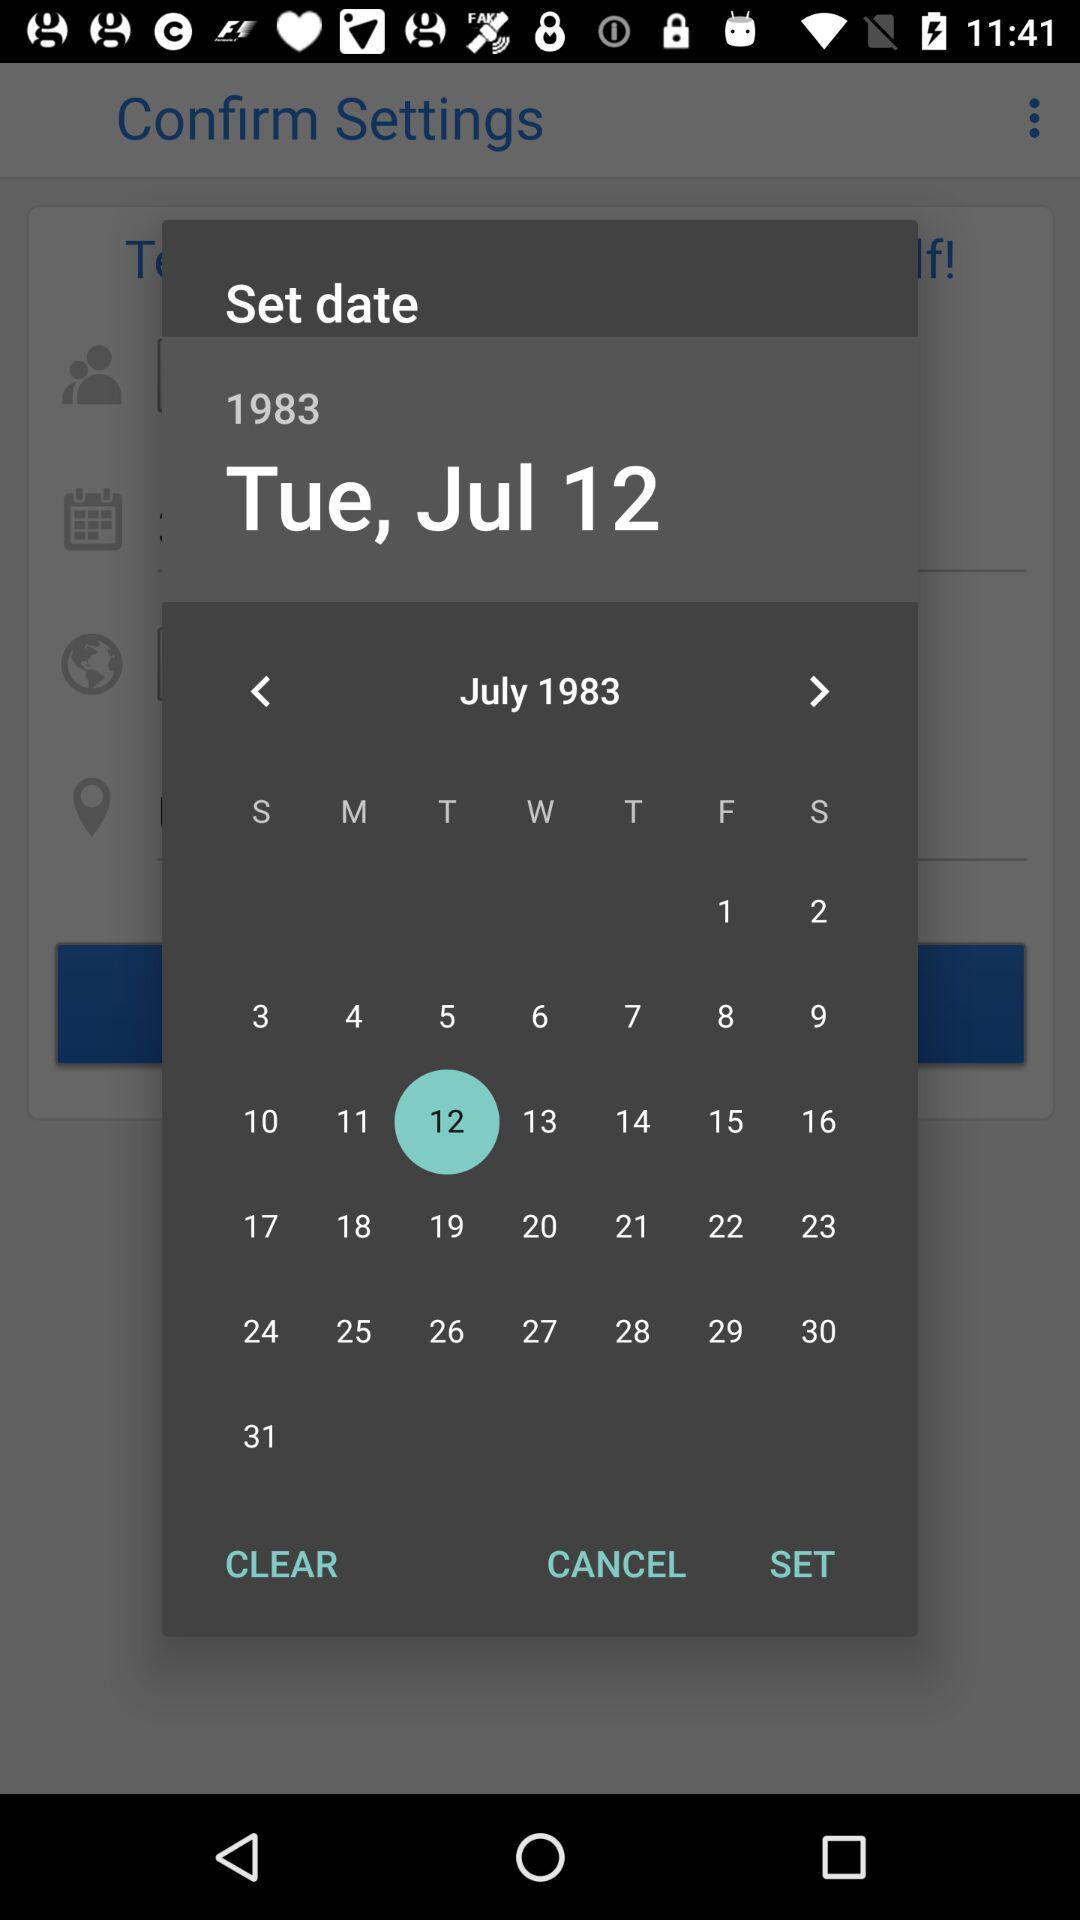 The image size is (1080, 1920). I want to click on item next to the set, so click(615, 1562).